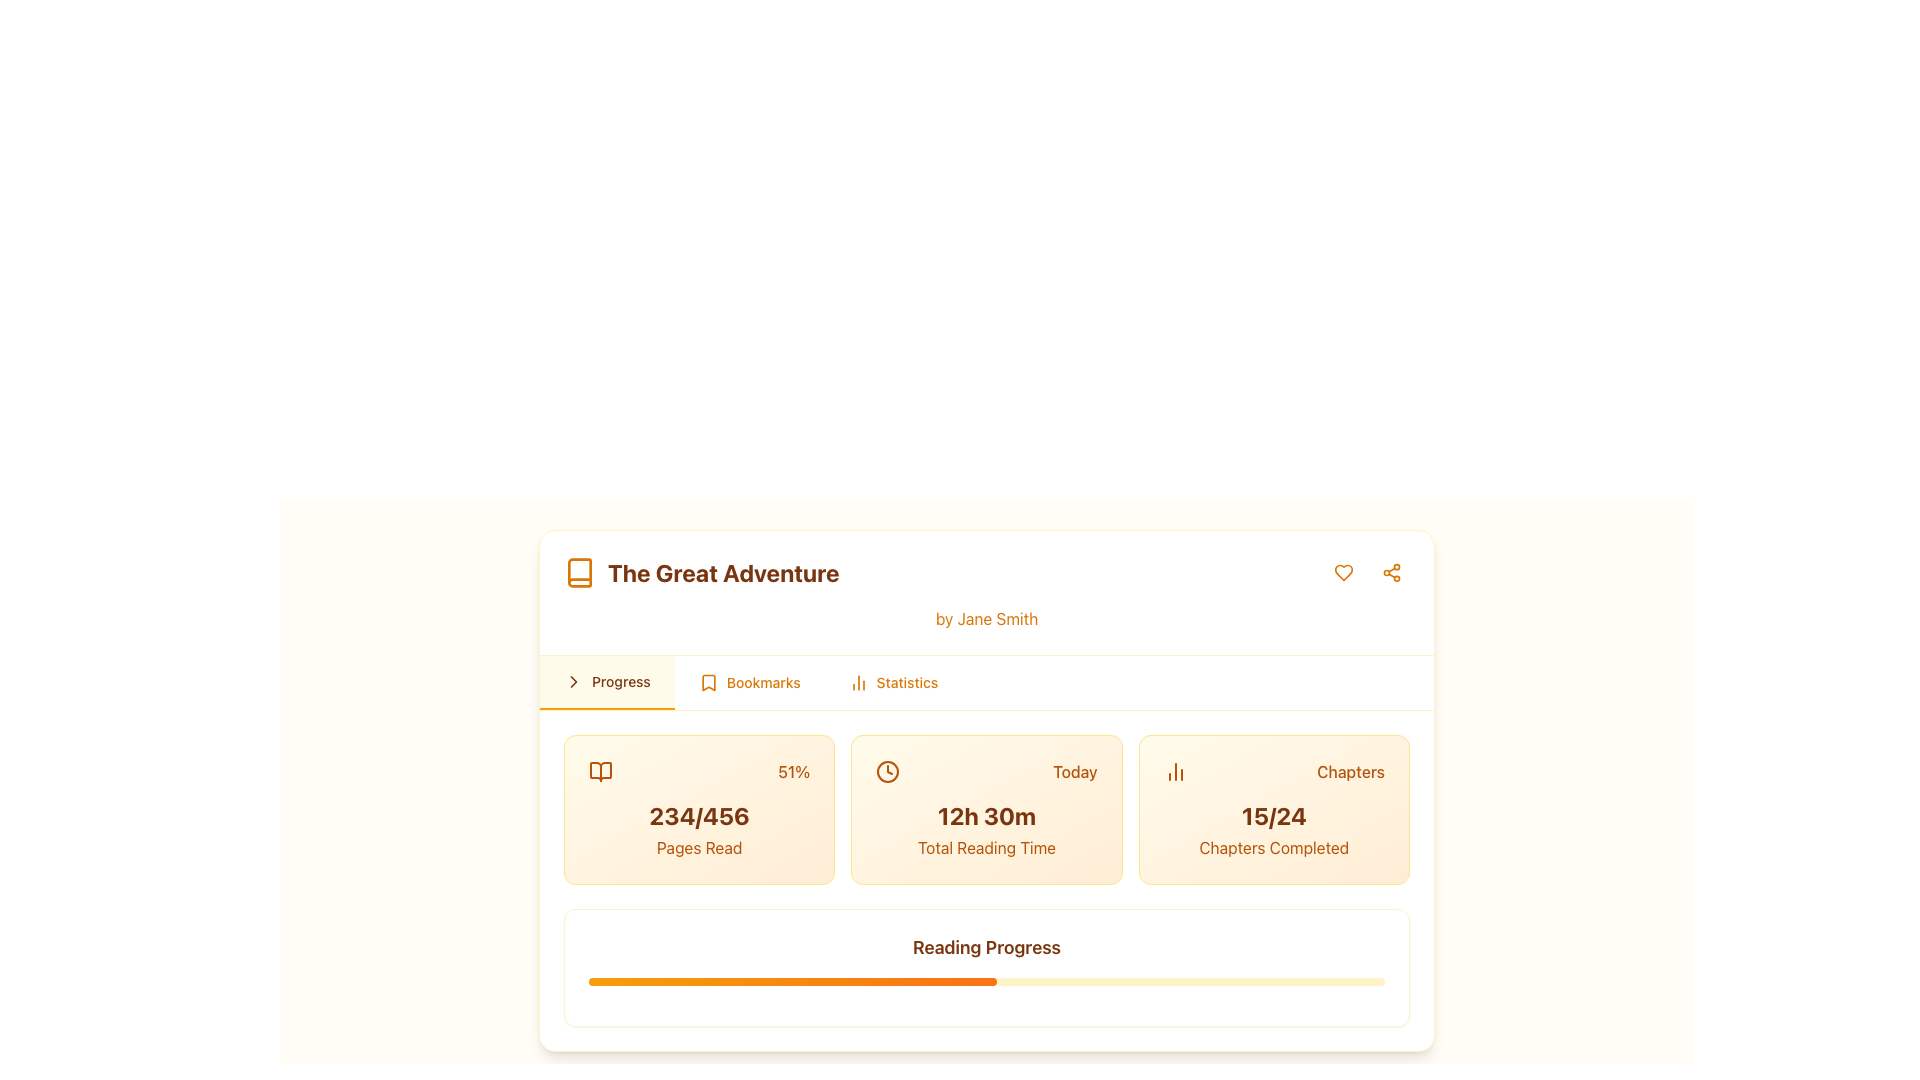 The height and width of the screenshot is (1080, 1920). I want to click on the 'Bookmarks' icon, which is the second tab from the left in the navigation bar located at the upper section of the page, next to the 'Progress' tab, so click(708, 681).